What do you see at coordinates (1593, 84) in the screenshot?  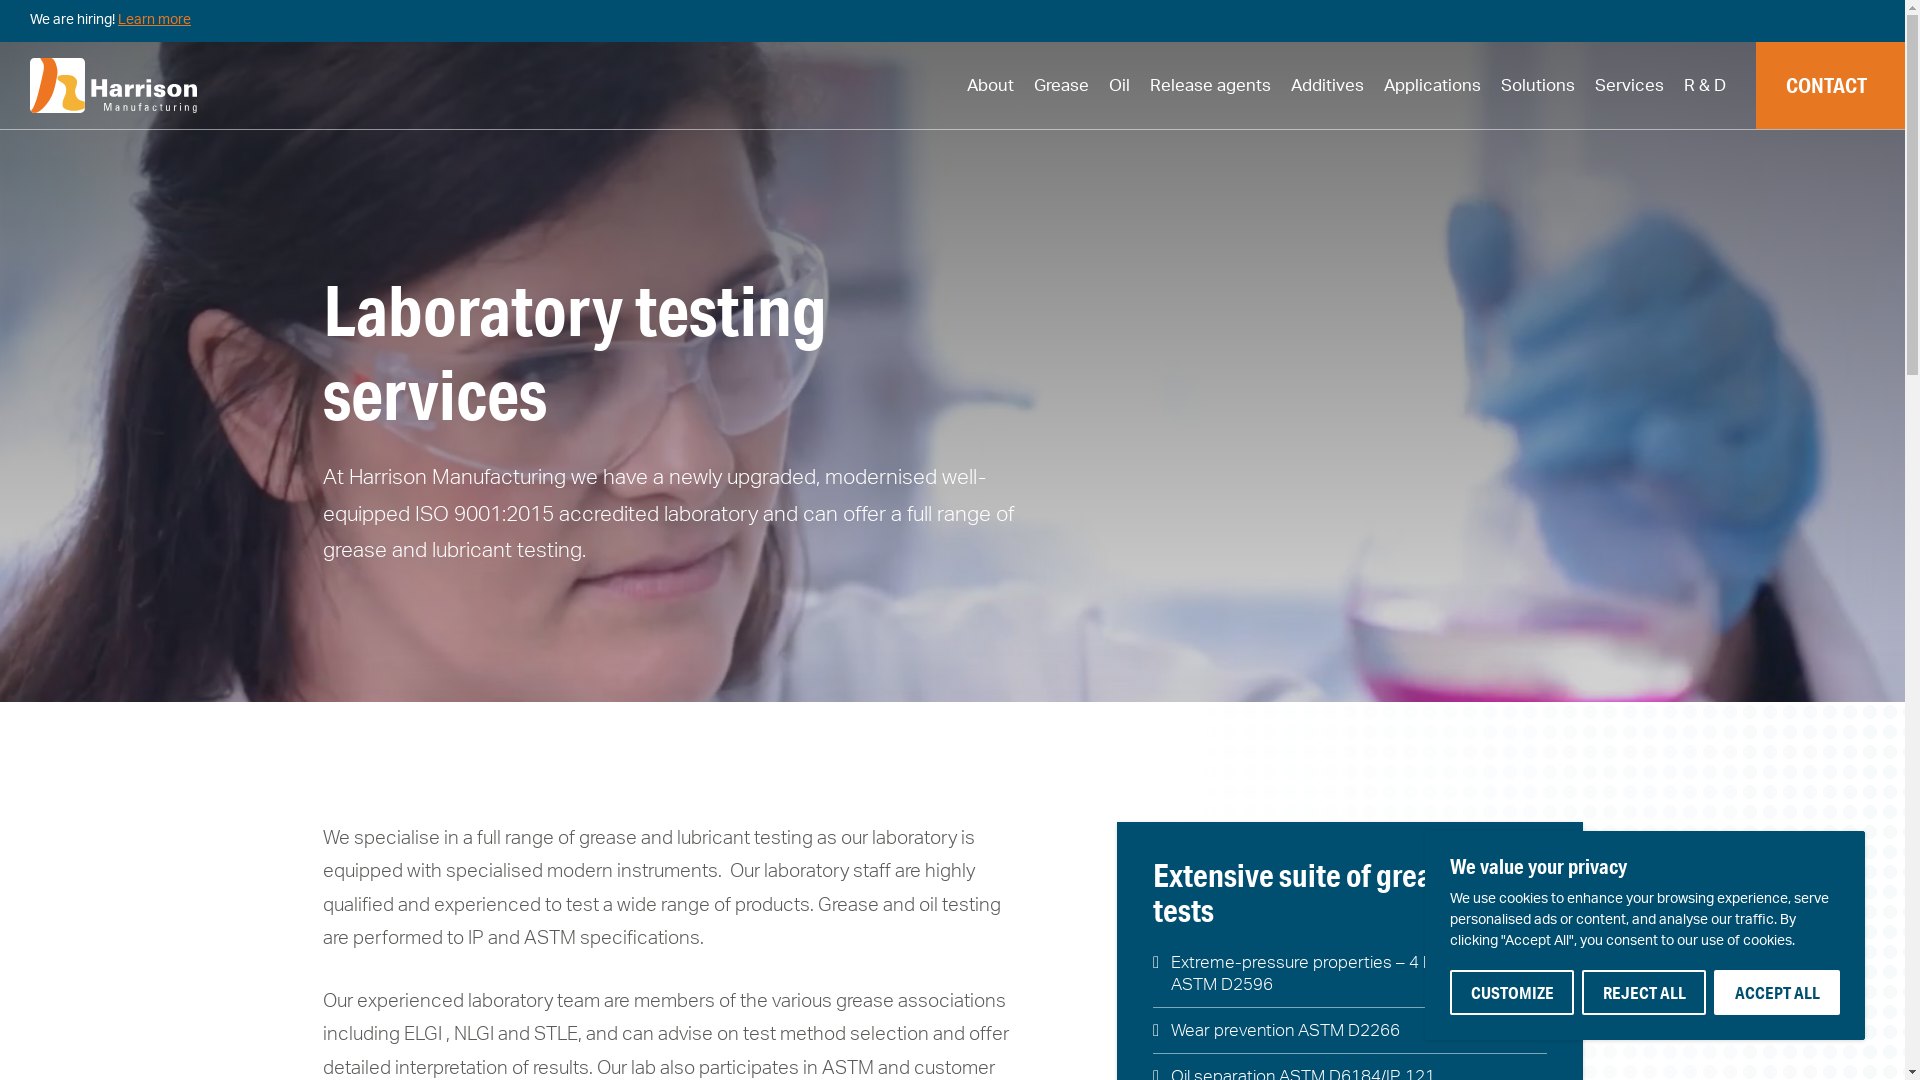 I see `'Services'` at bounding box center [1593, 84].